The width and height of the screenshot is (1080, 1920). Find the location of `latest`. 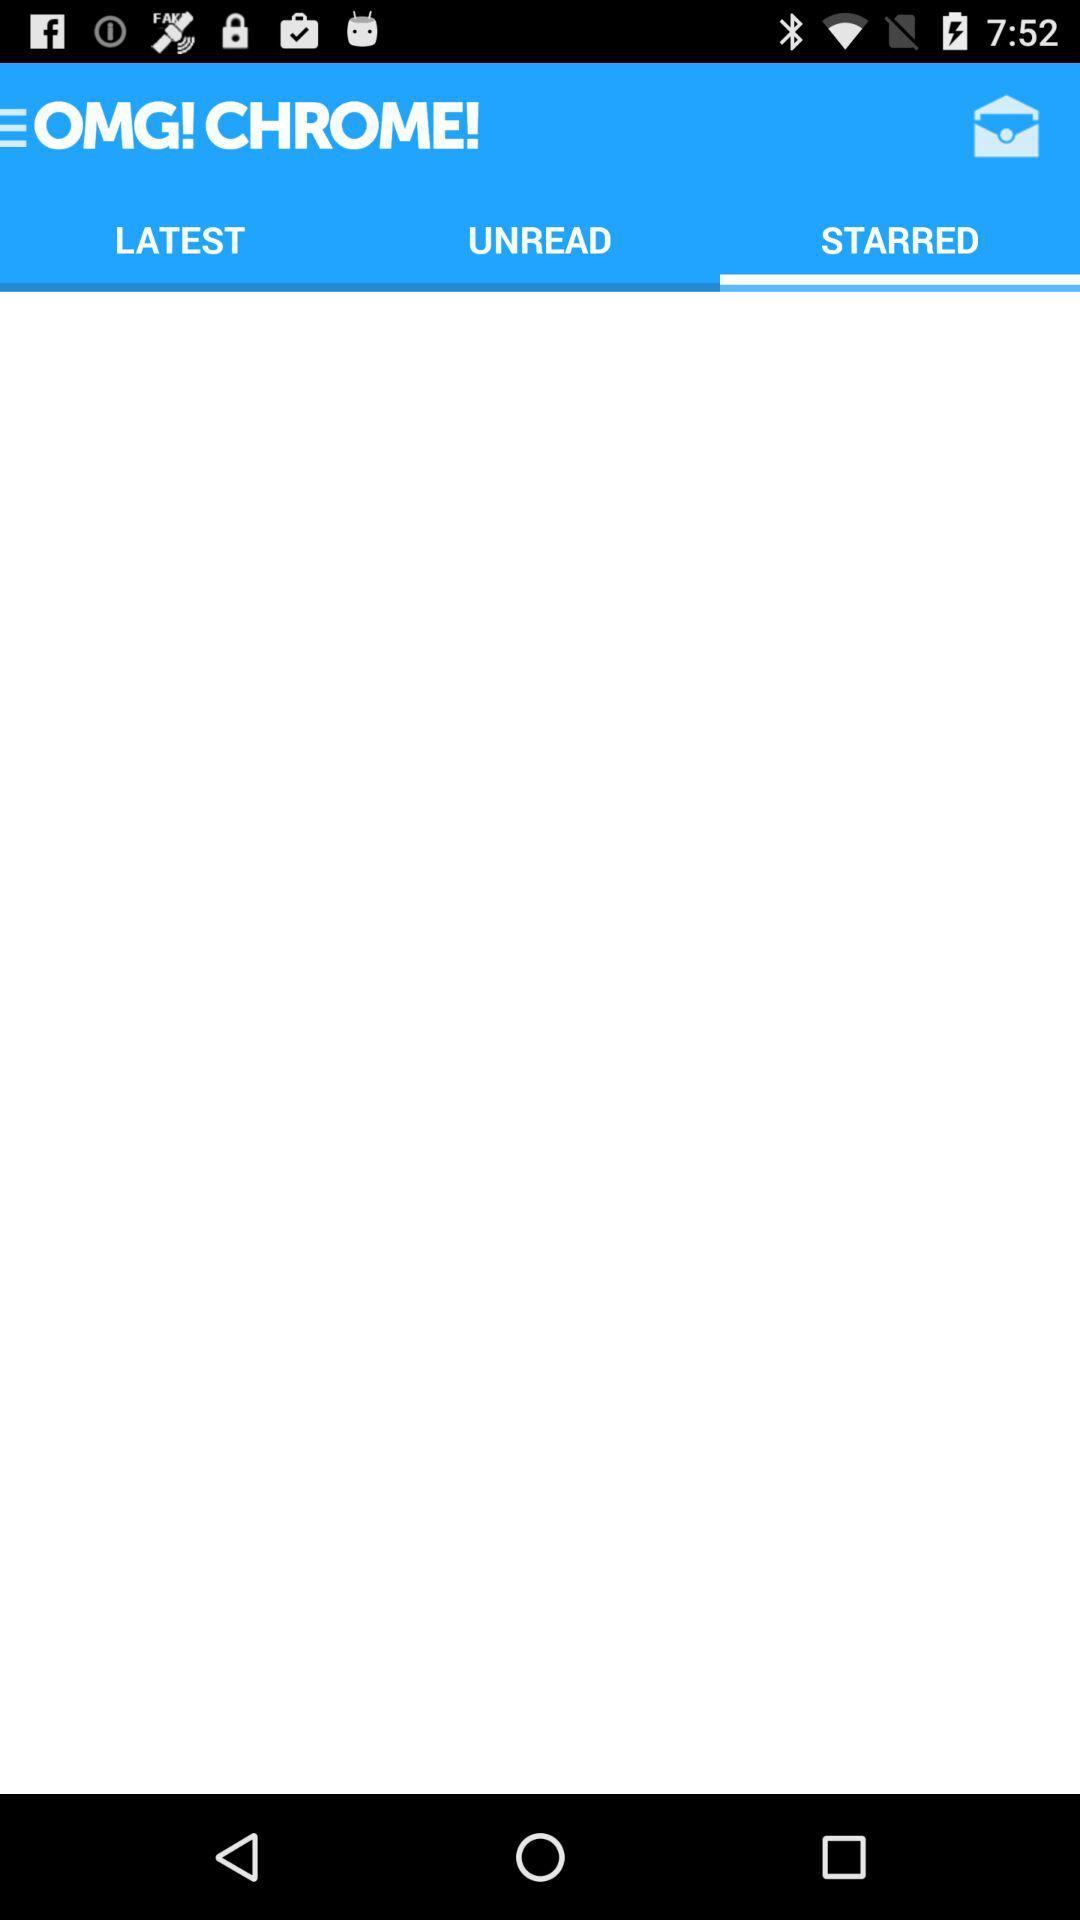

latest is located at coordinates (180, 239).